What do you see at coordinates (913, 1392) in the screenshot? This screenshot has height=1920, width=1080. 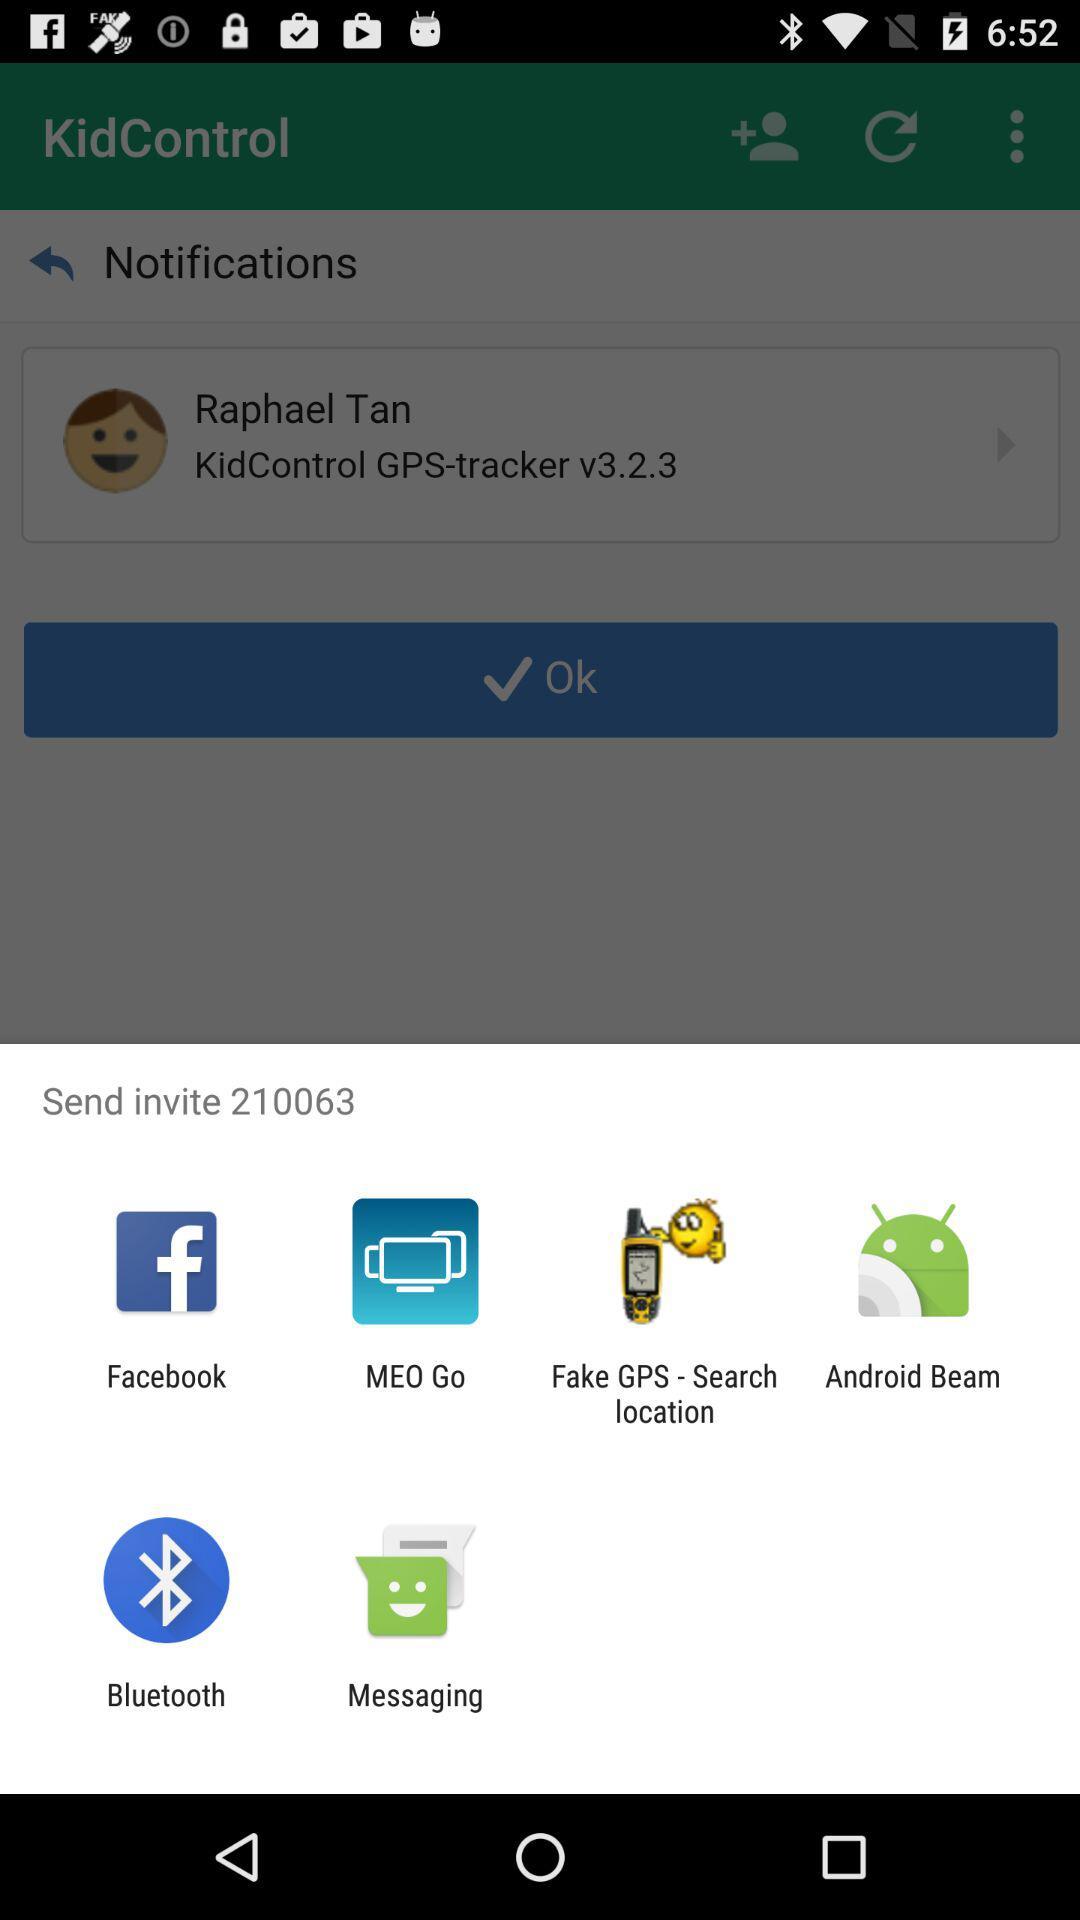 I see `icon to the right of fake gps search item` at bounding box center [913, 1392].